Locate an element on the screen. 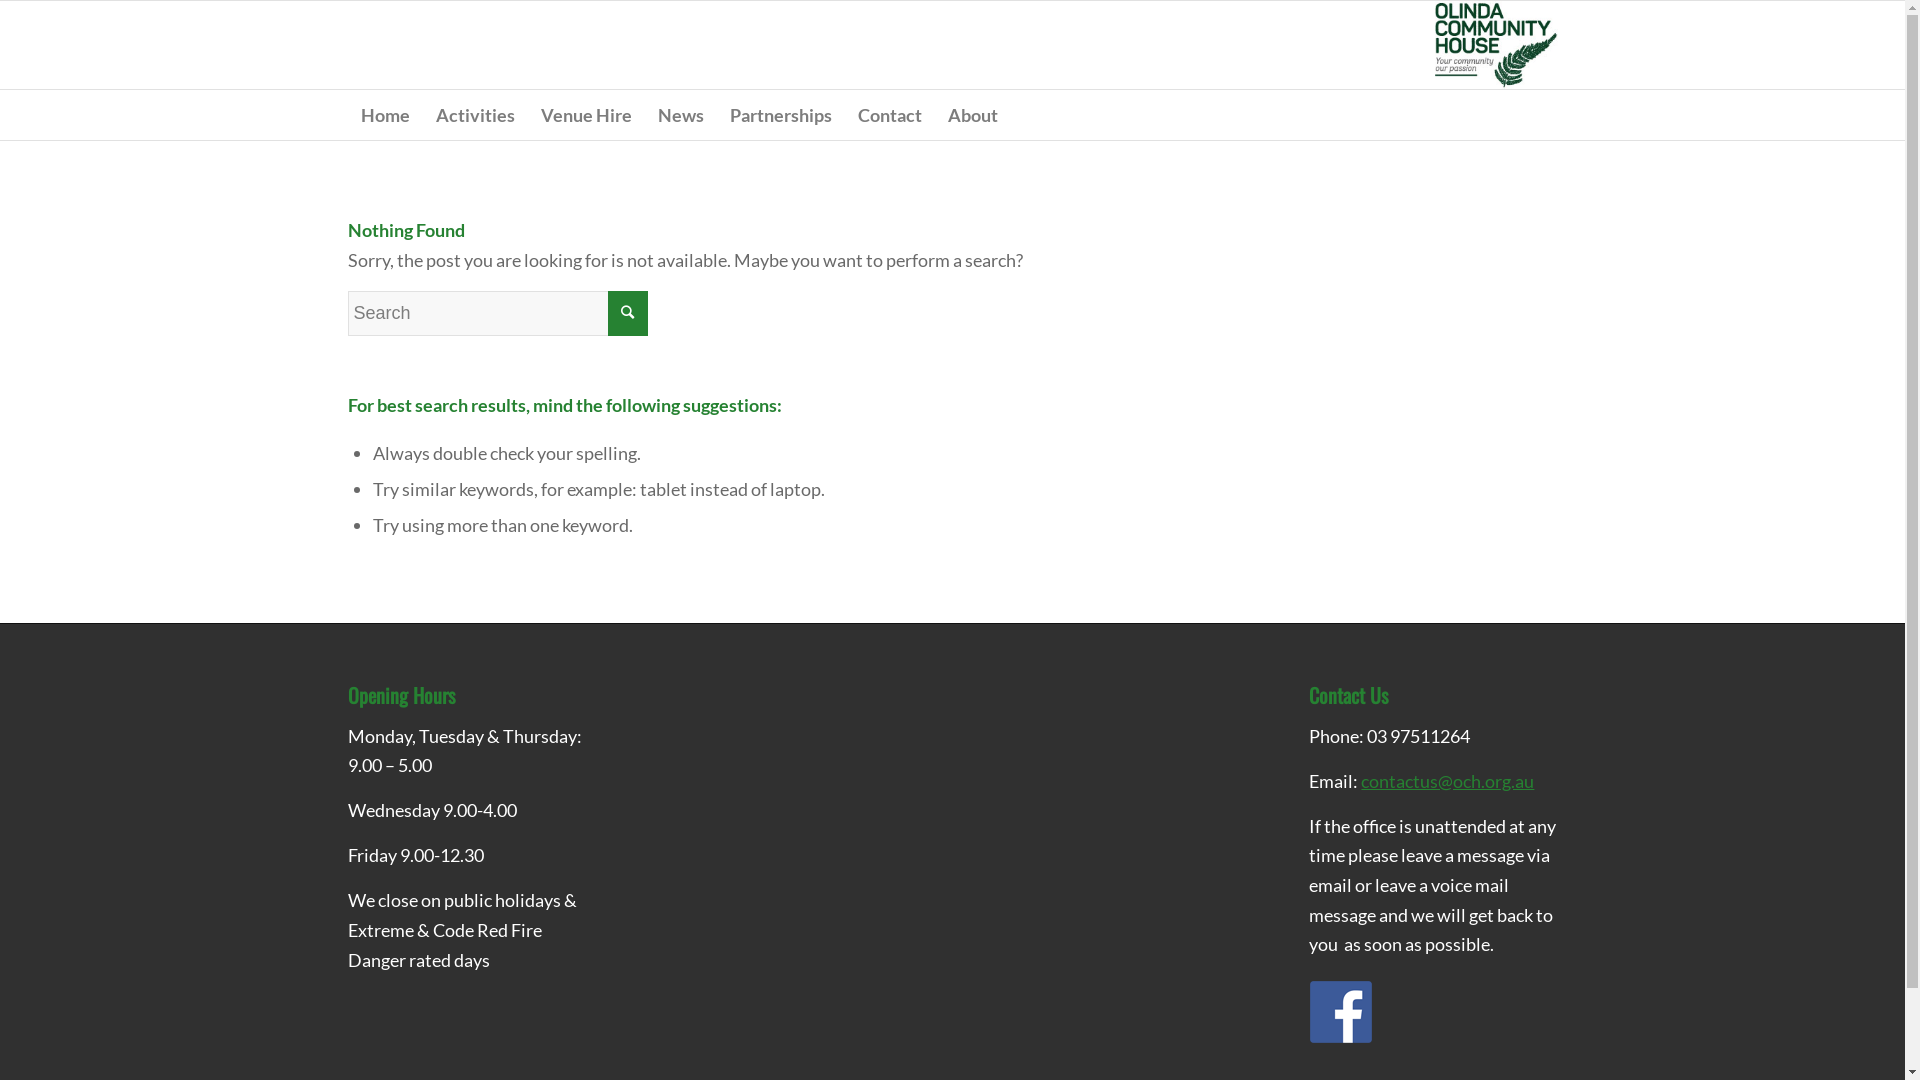 Image resolution: width=1920 pixels, height=1080 pixels. 'Facebook_64x64_01' is located at coordinates (1340, 1011).